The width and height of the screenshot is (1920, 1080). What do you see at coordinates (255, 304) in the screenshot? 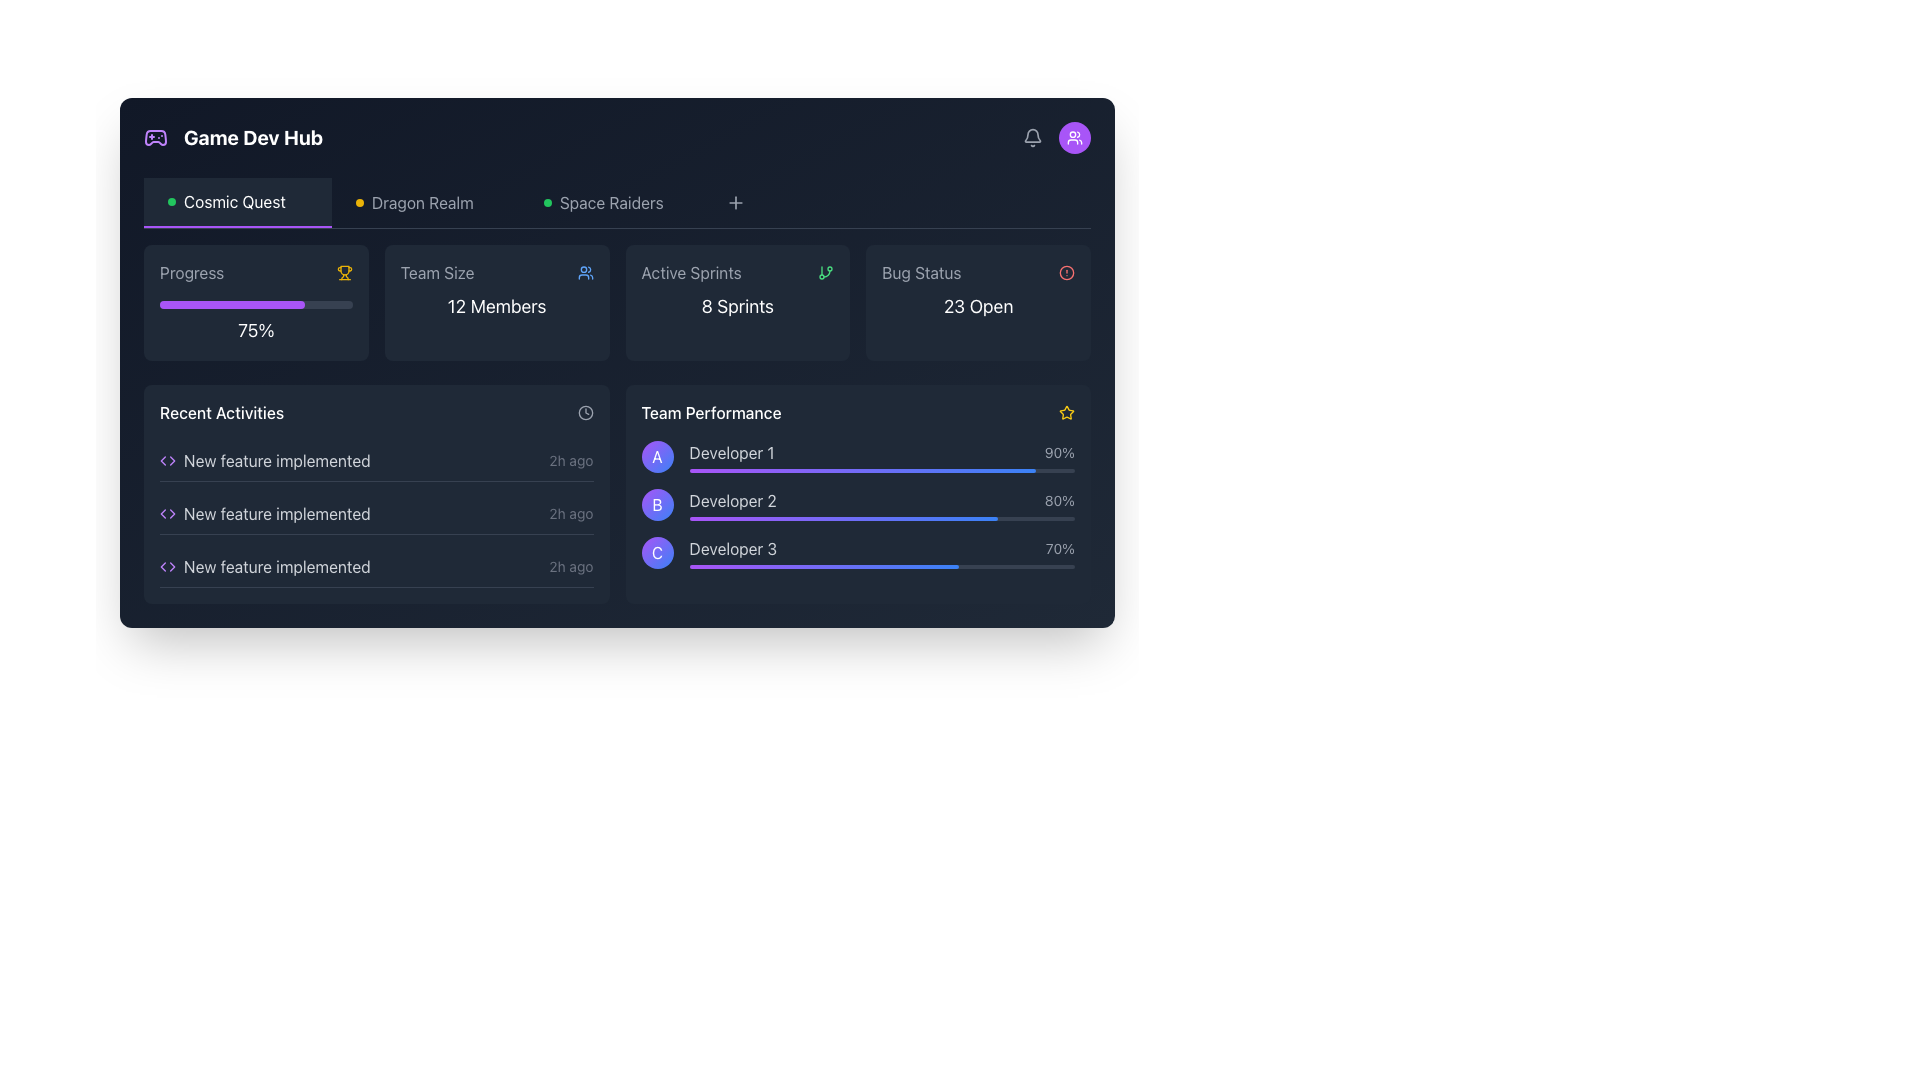
I see `the horizontal progress bar located in the 'Progress' section, which is styled with a gray background and purple filled portion, positioned centrally under the 'Progress' label and above the '75%' percentage value` at bounding box center [255, 304].